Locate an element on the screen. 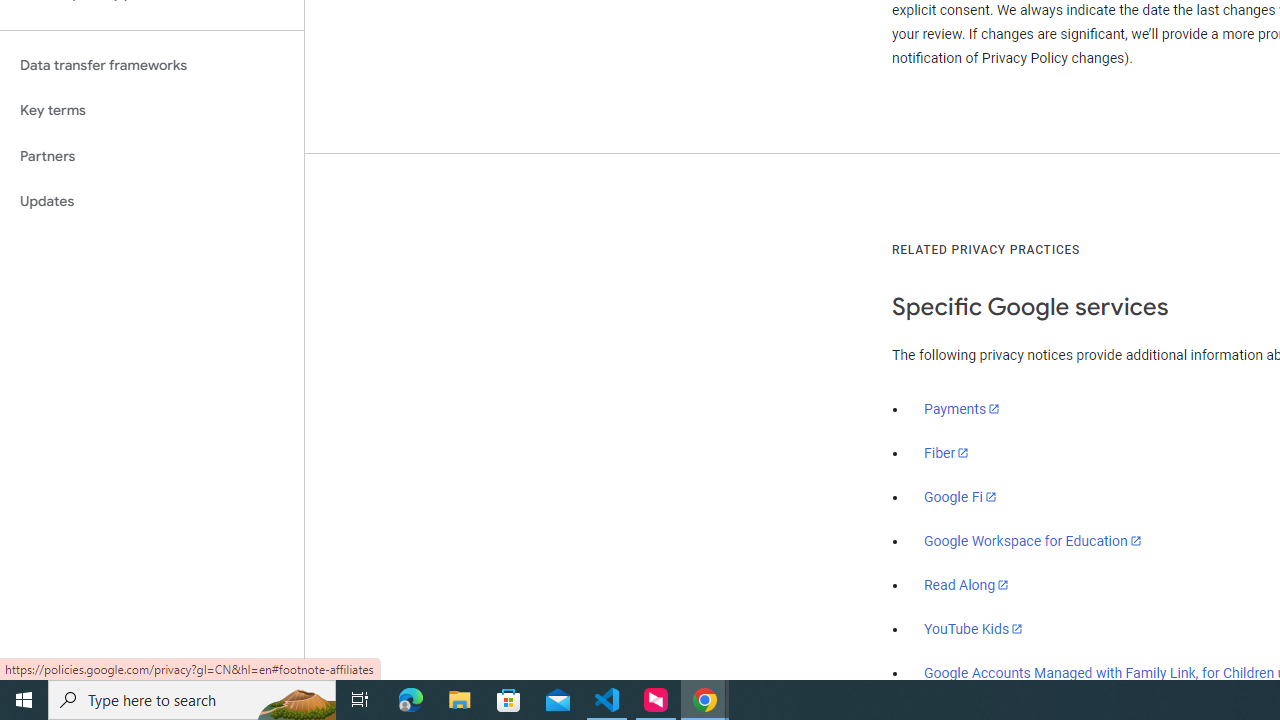 Image resolution: width=1280 pixels, height=720 pixels. 'Data transfer frameworks' is located at coordinates (151, 64).